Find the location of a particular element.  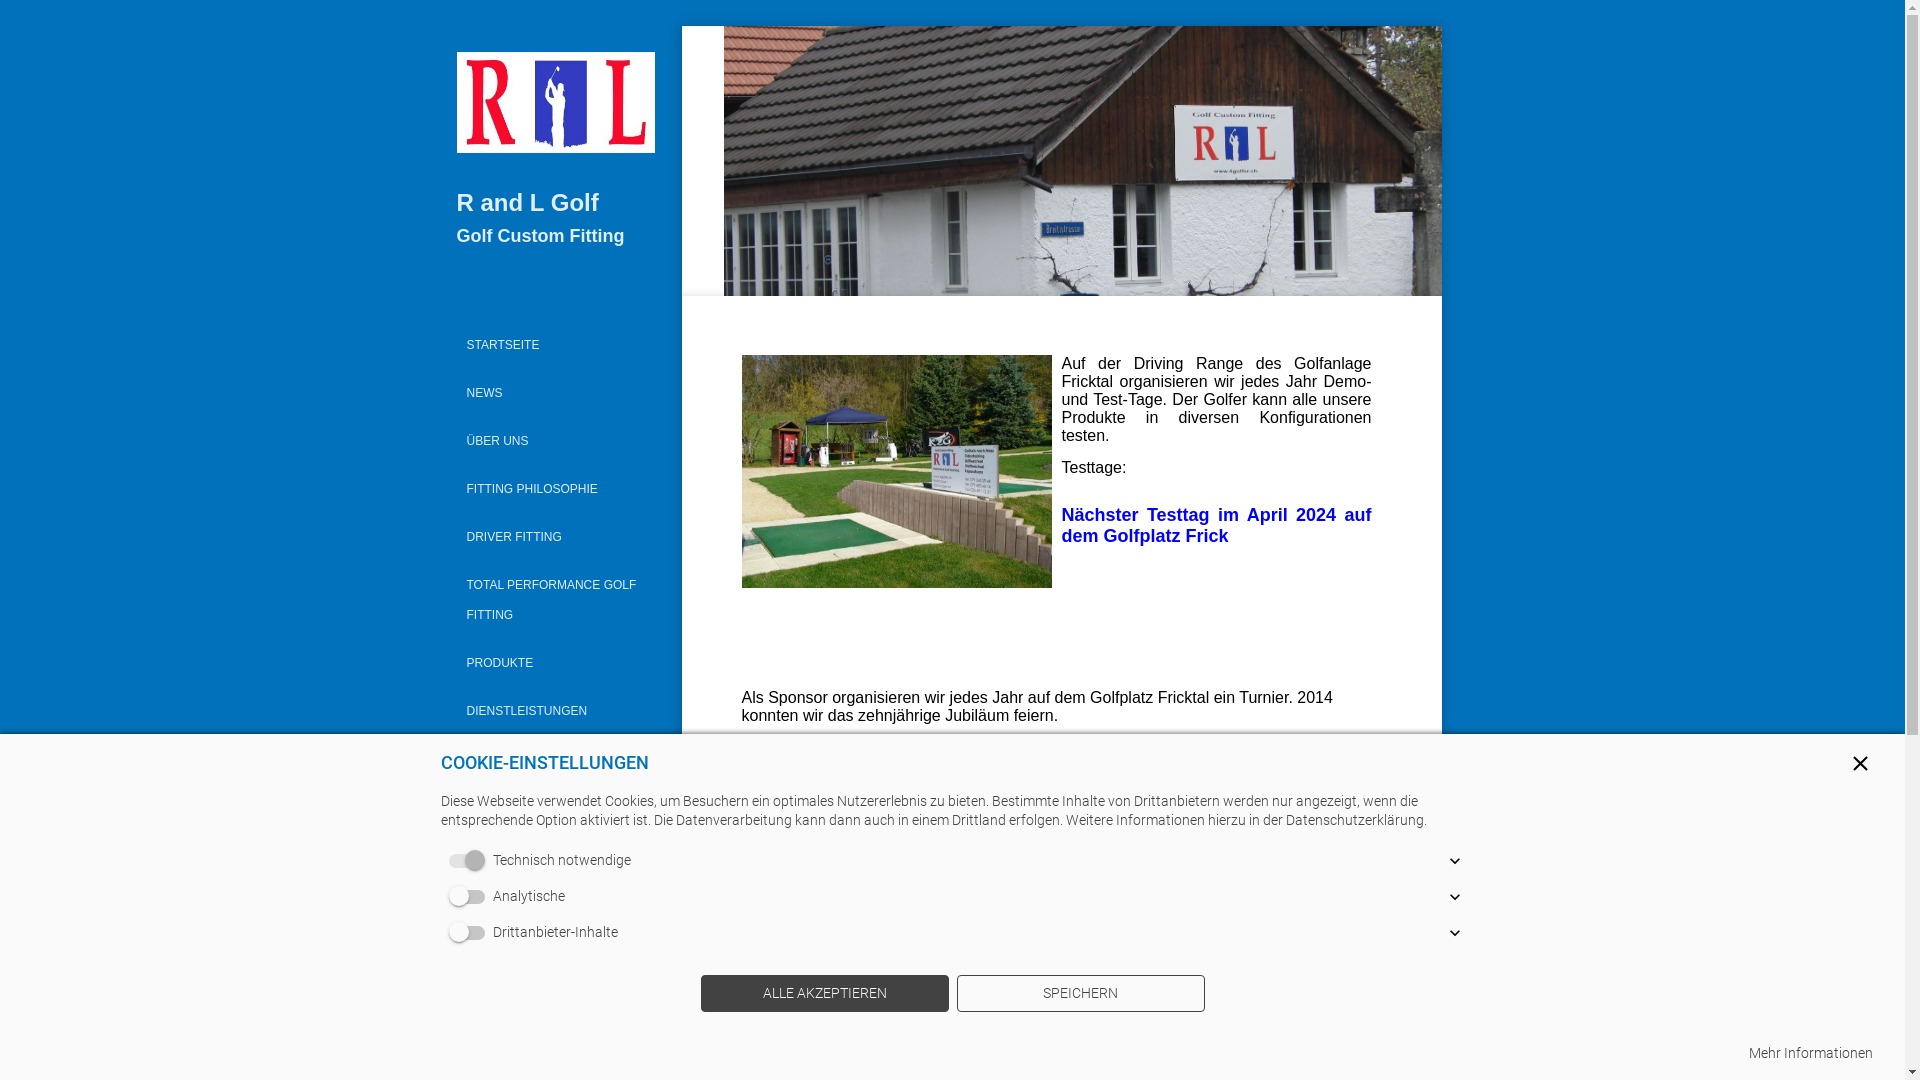

'SPEICHERN' is located at coordinates (1079, 994).